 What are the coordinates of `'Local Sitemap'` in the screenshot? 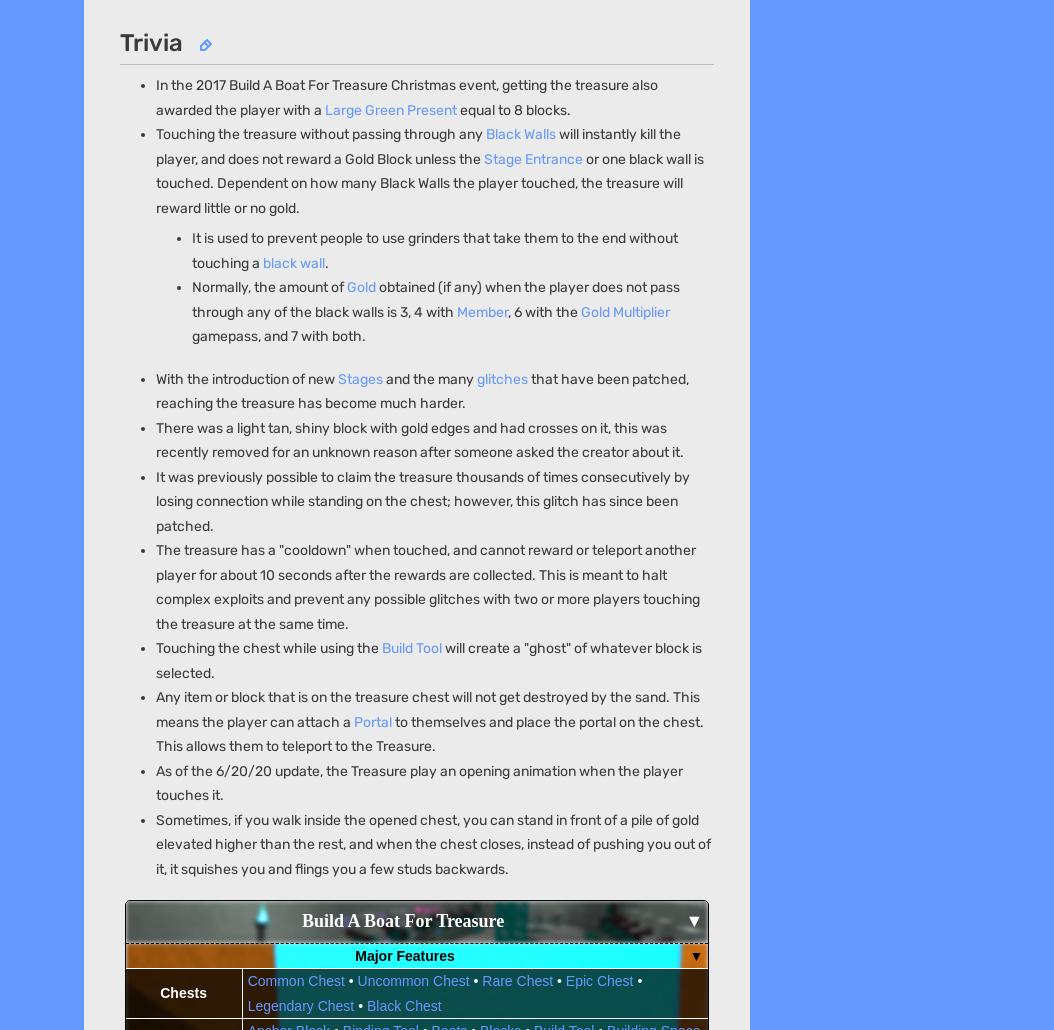 It's located at (476, 290).